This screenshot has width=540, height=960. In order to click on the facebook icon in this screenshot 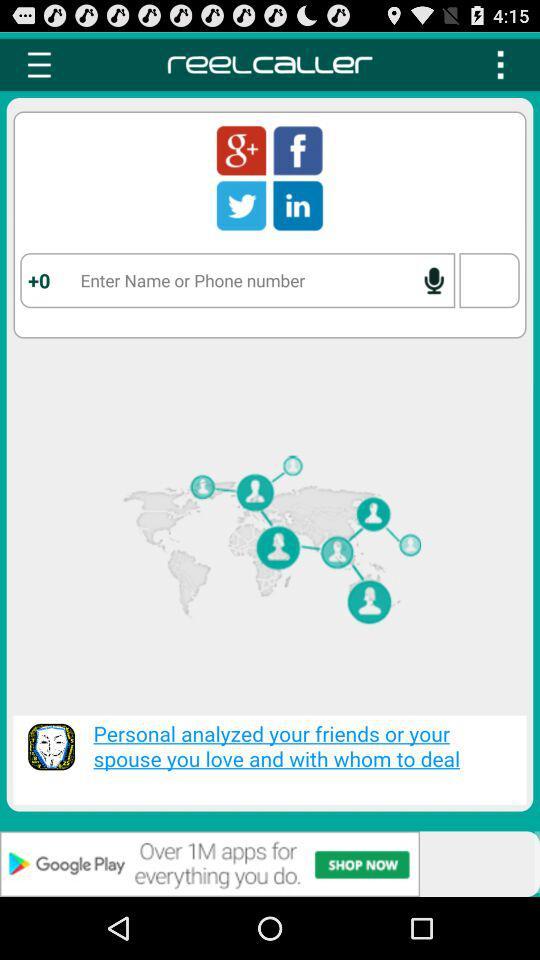, I will do `click(297, 159)`.